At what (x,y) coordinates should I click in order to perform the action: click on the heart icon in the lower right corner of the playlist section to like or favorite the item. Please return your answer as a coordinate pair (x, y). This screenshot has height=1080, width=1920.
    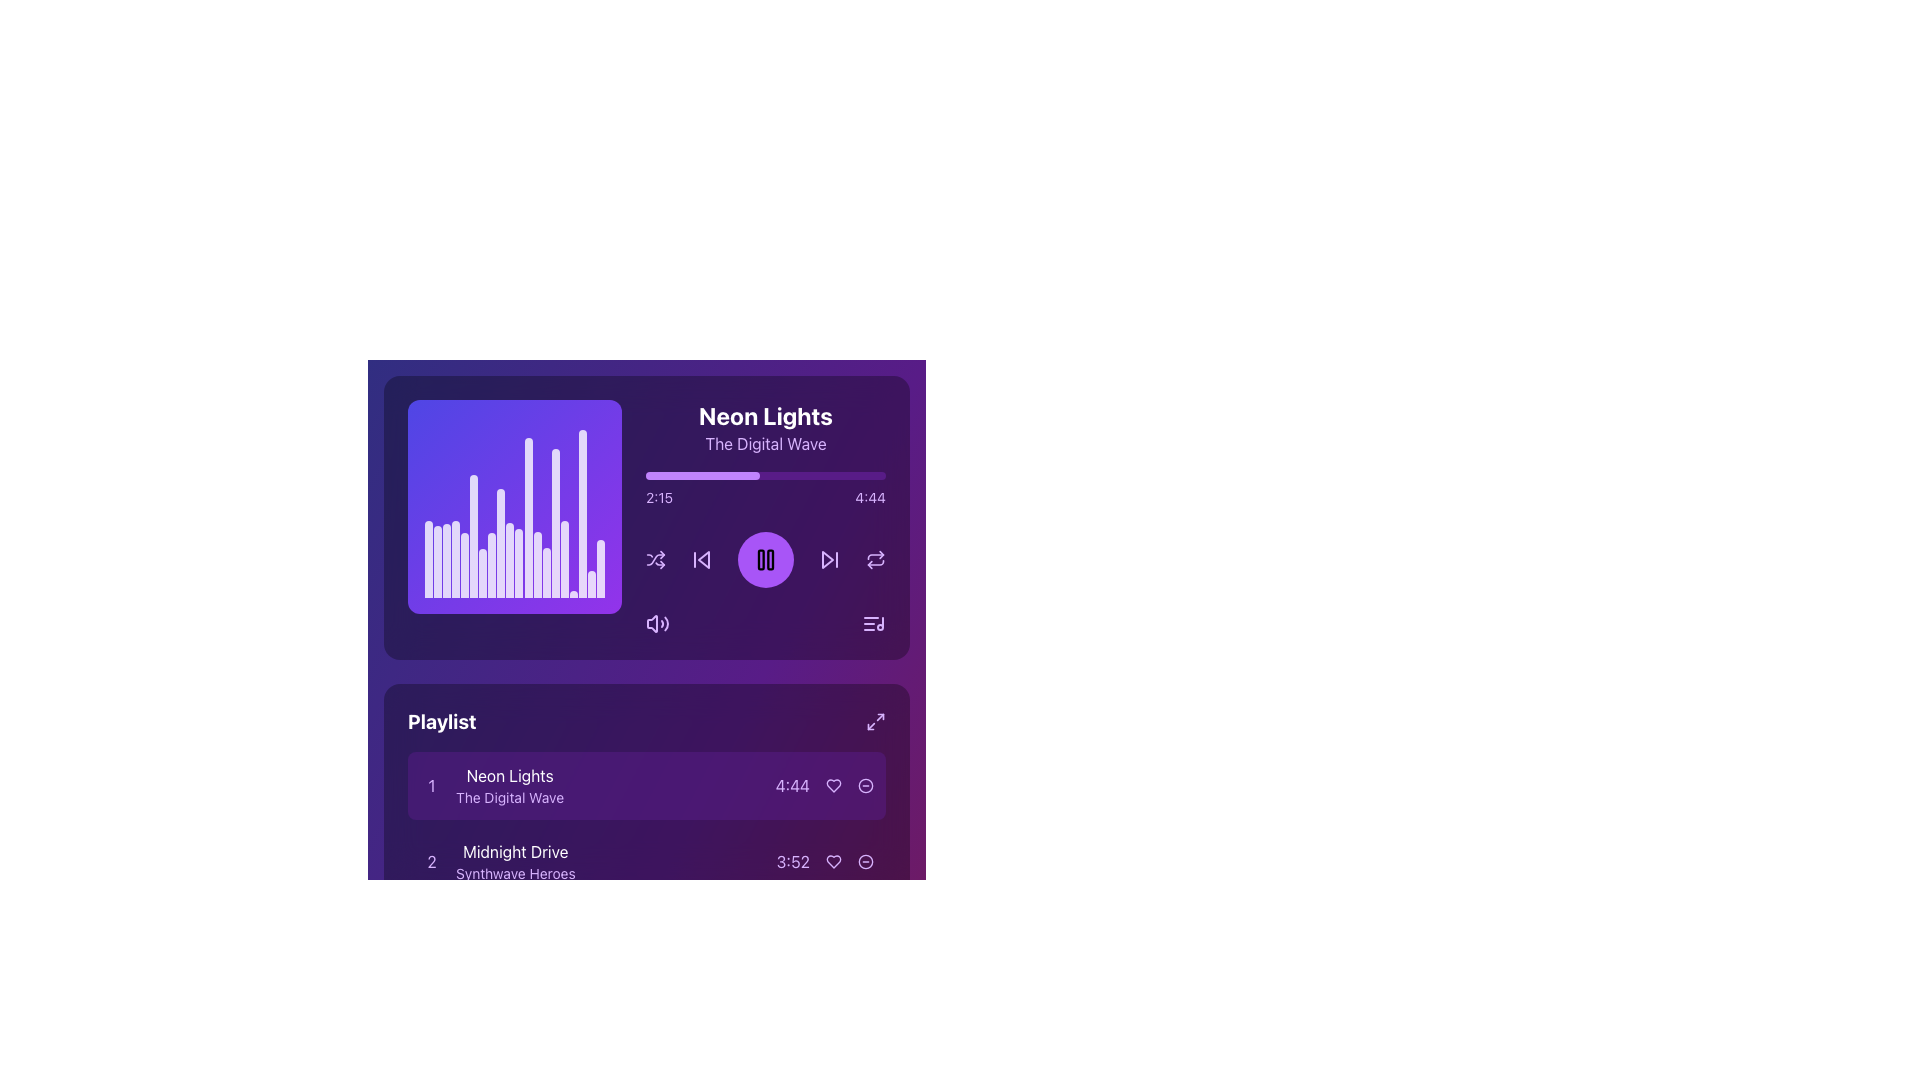
    Looking at the image, I should click on (834, 785).